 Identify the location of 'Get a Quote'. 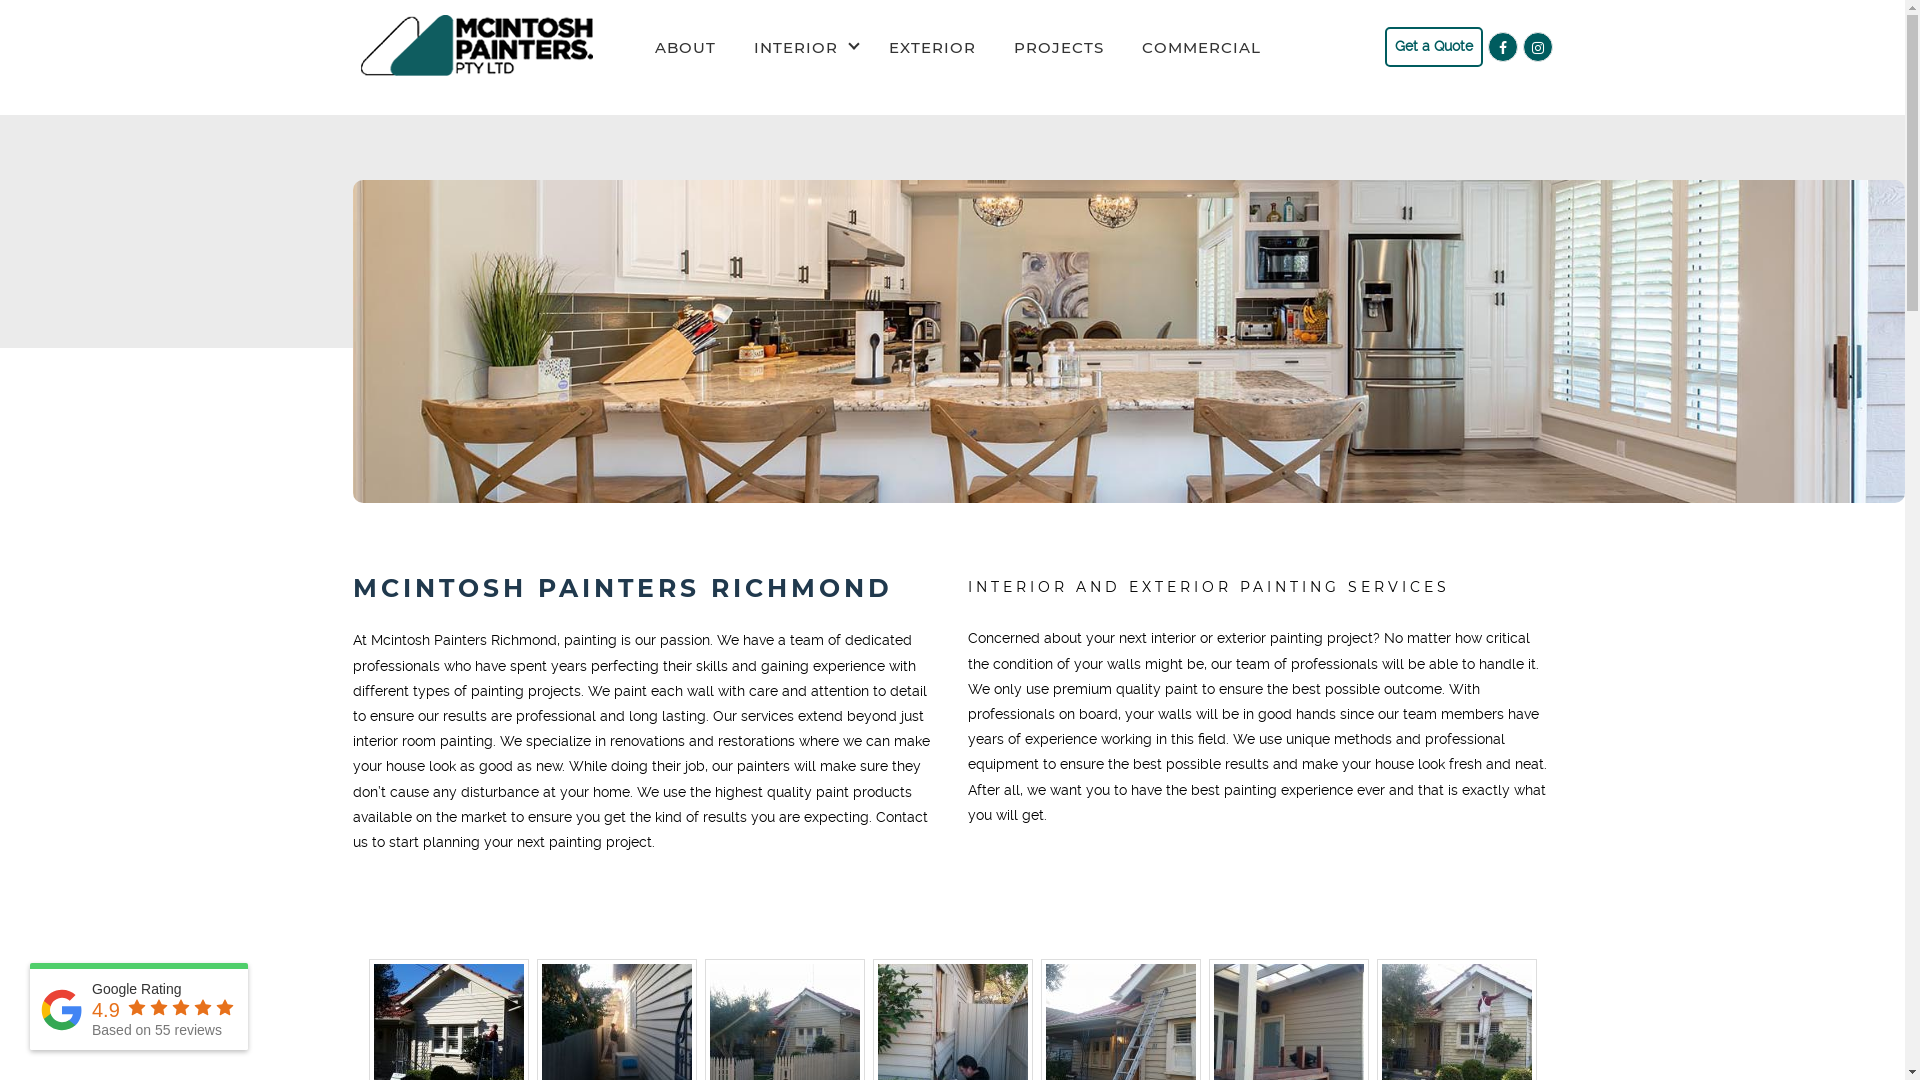
(1432, 45).